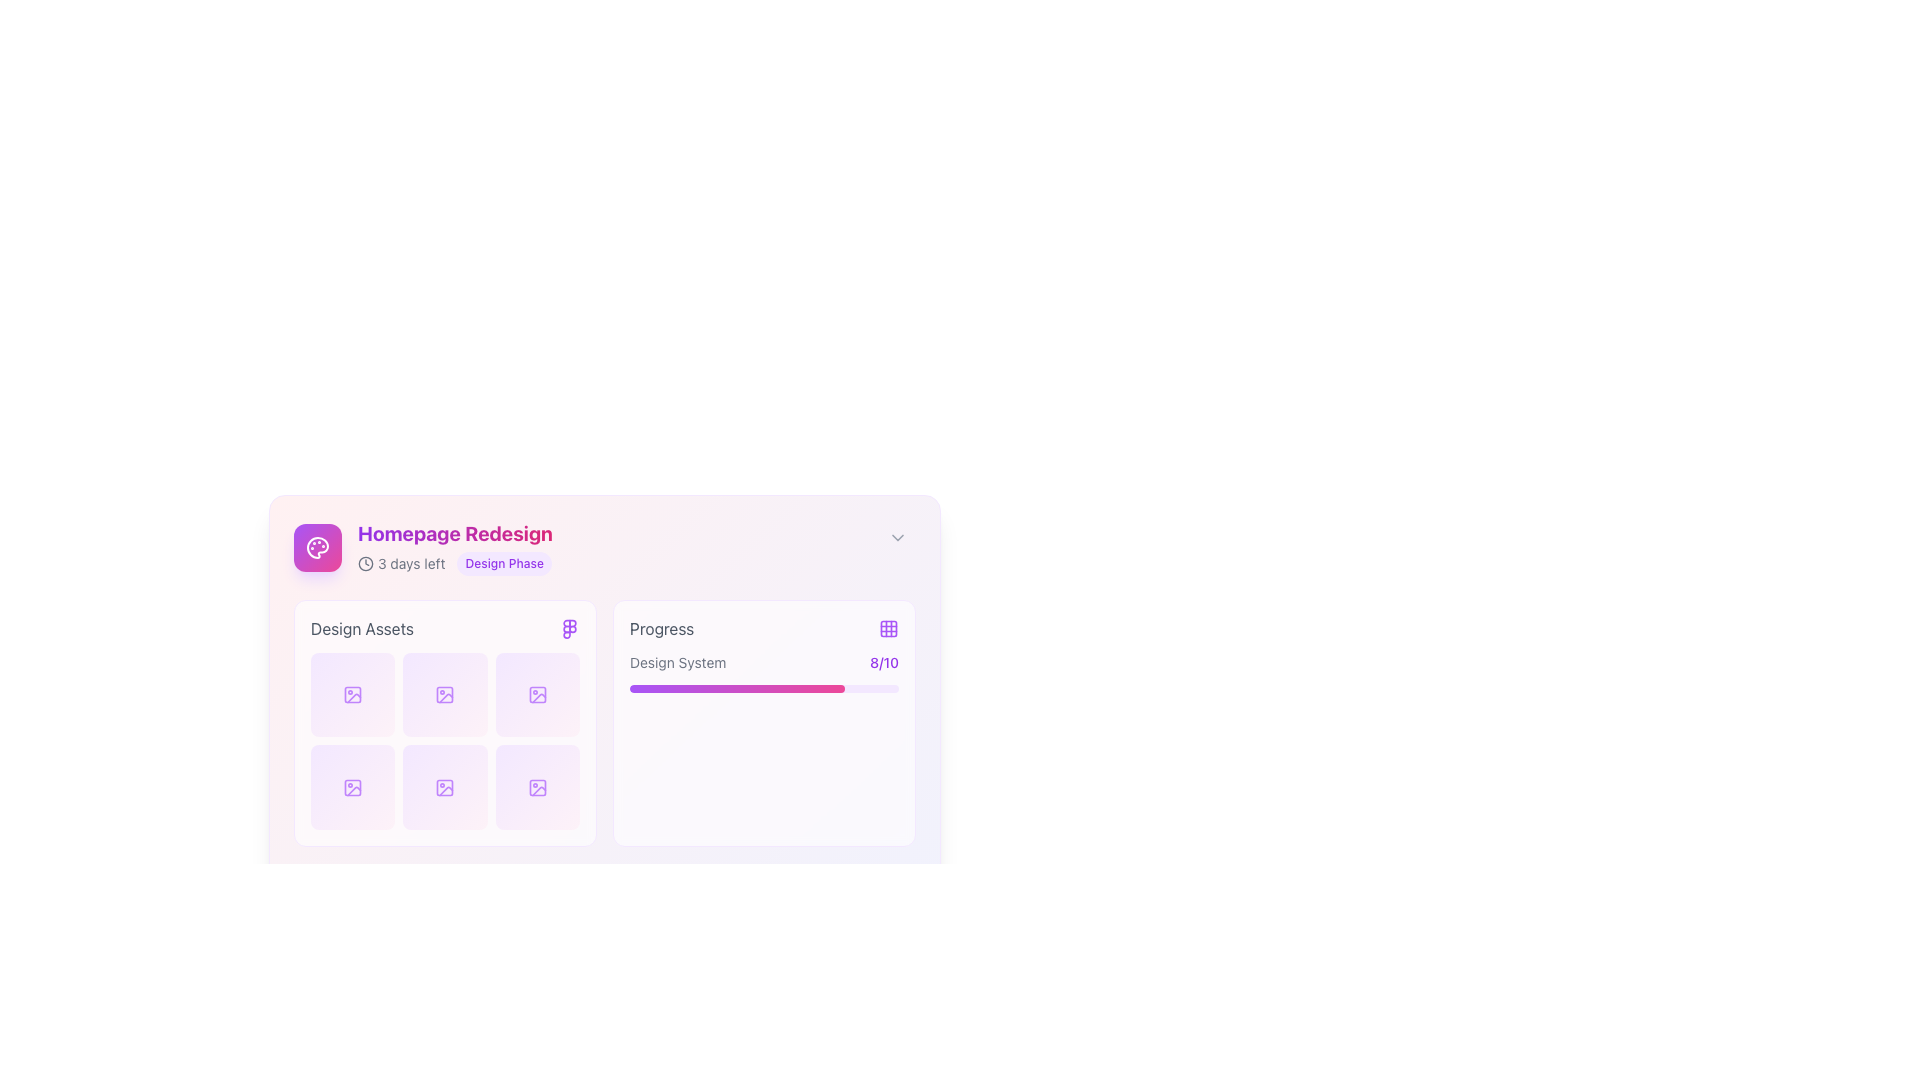 Image resolution: width=1920 pixels, height=1080 pixels. I want to click on the center of the rounded rectangle icon in the Design Assets section, so click(444, 694).